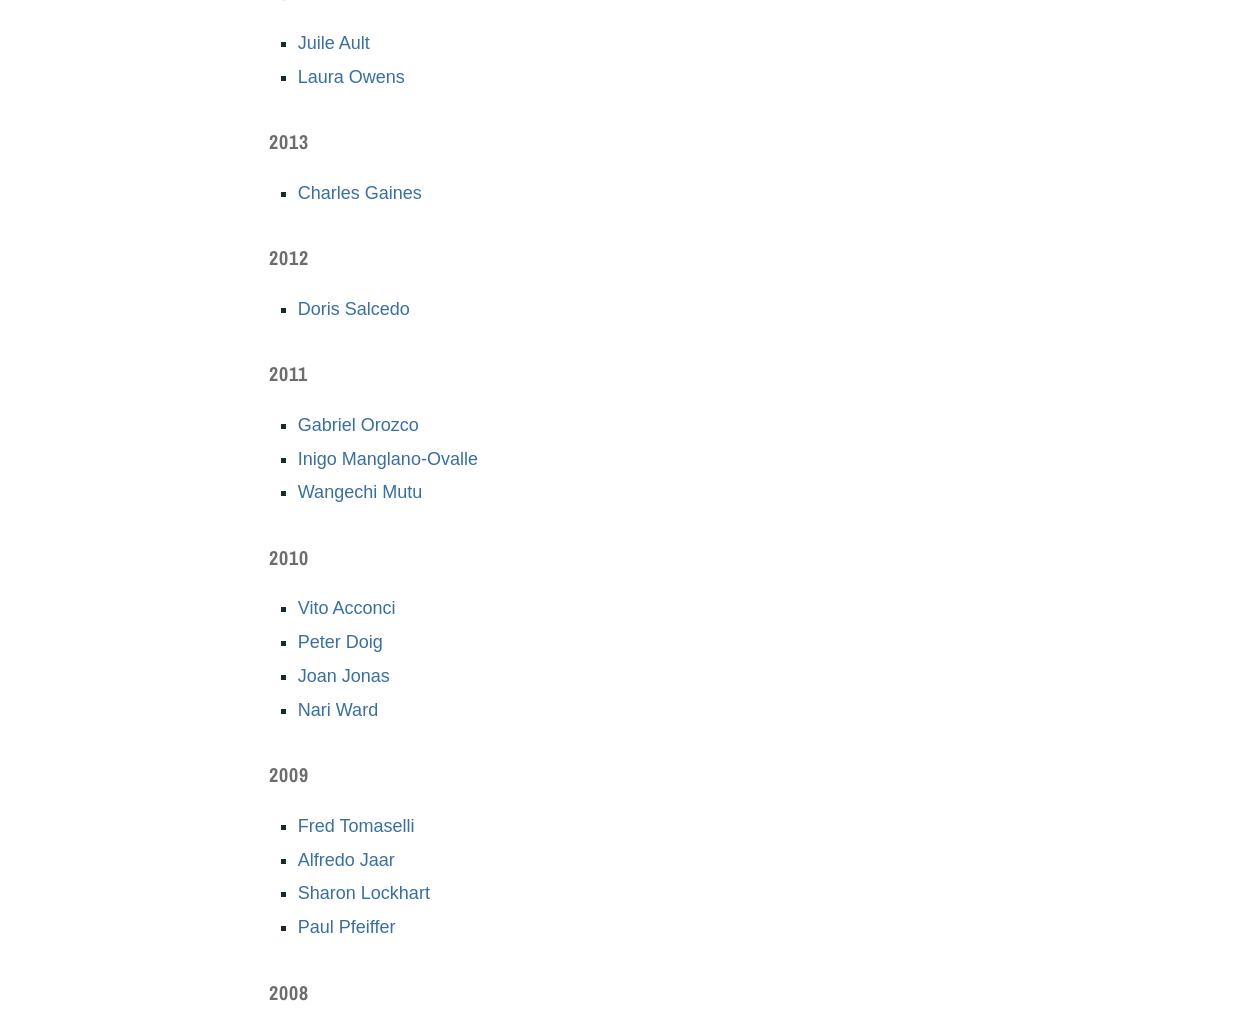  What do you see at coordinates (289, 991) in the screenshot?
I see `'2008'` at bounding box center [289, 991].